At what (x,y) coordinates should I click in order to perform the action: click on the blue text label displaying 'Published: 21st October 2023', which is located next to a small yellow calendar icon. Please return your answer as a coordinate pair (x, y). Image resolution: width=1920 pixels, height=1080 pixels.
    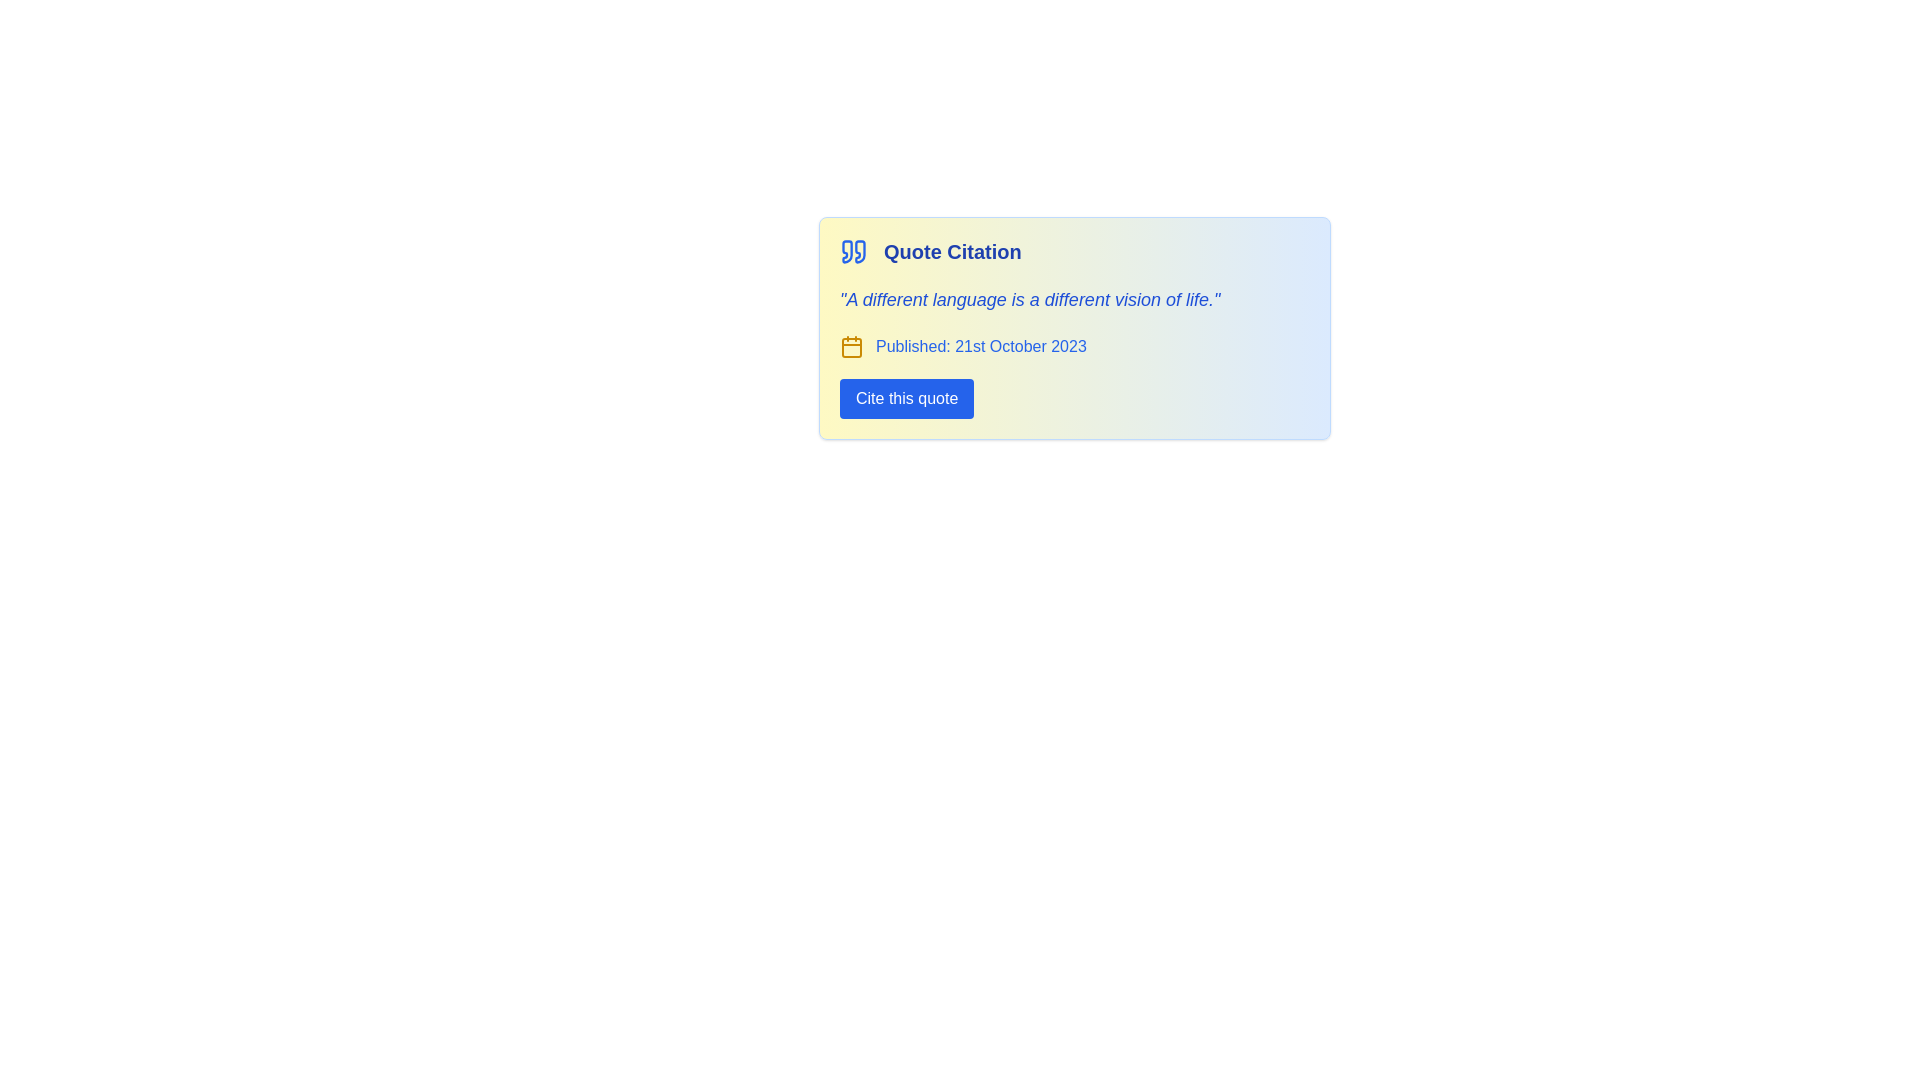
    Looking at the image, I should click on (981, 346).